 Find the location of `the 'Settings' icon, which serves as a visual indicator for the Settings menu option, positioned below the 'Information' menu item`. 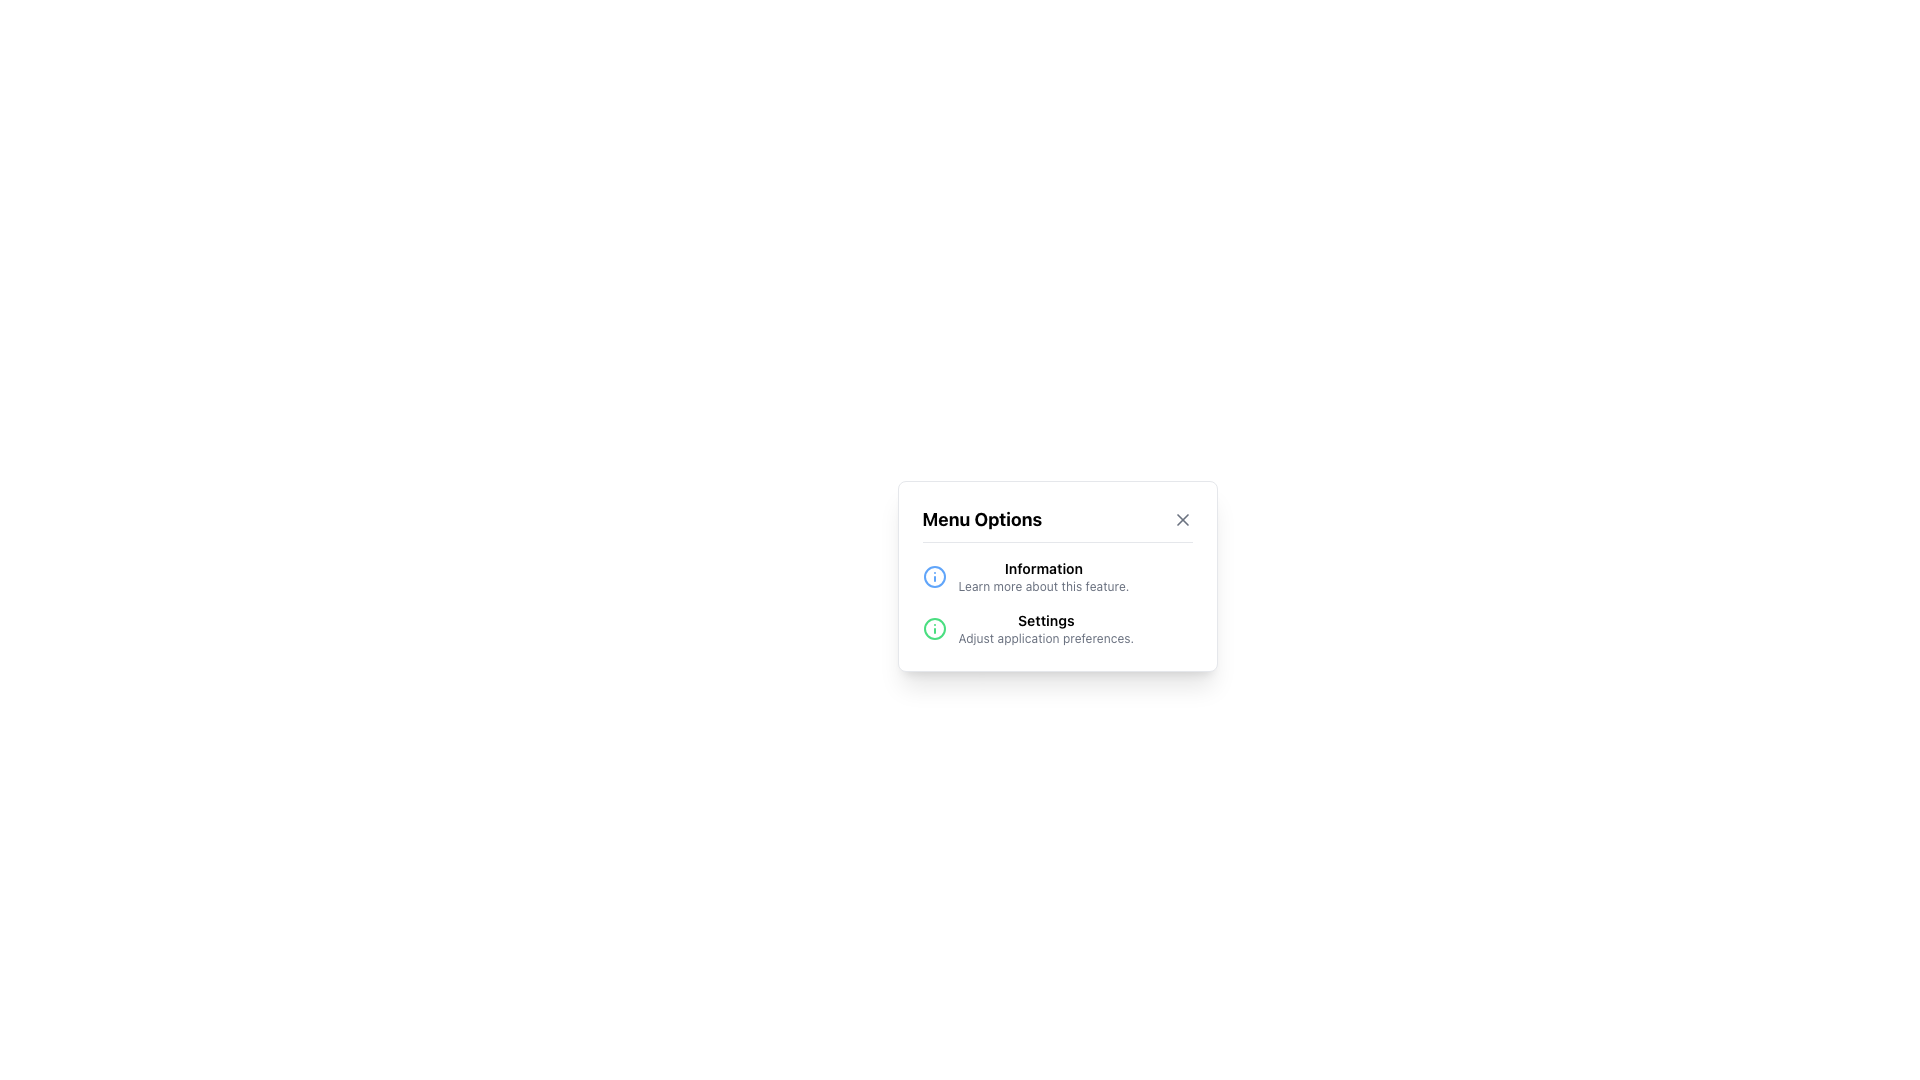

the 'Settings' icon, which serves as a visual indicator for the Settings menu option, positioned below the 'Information' menu item is located at coordinates (933, 627).